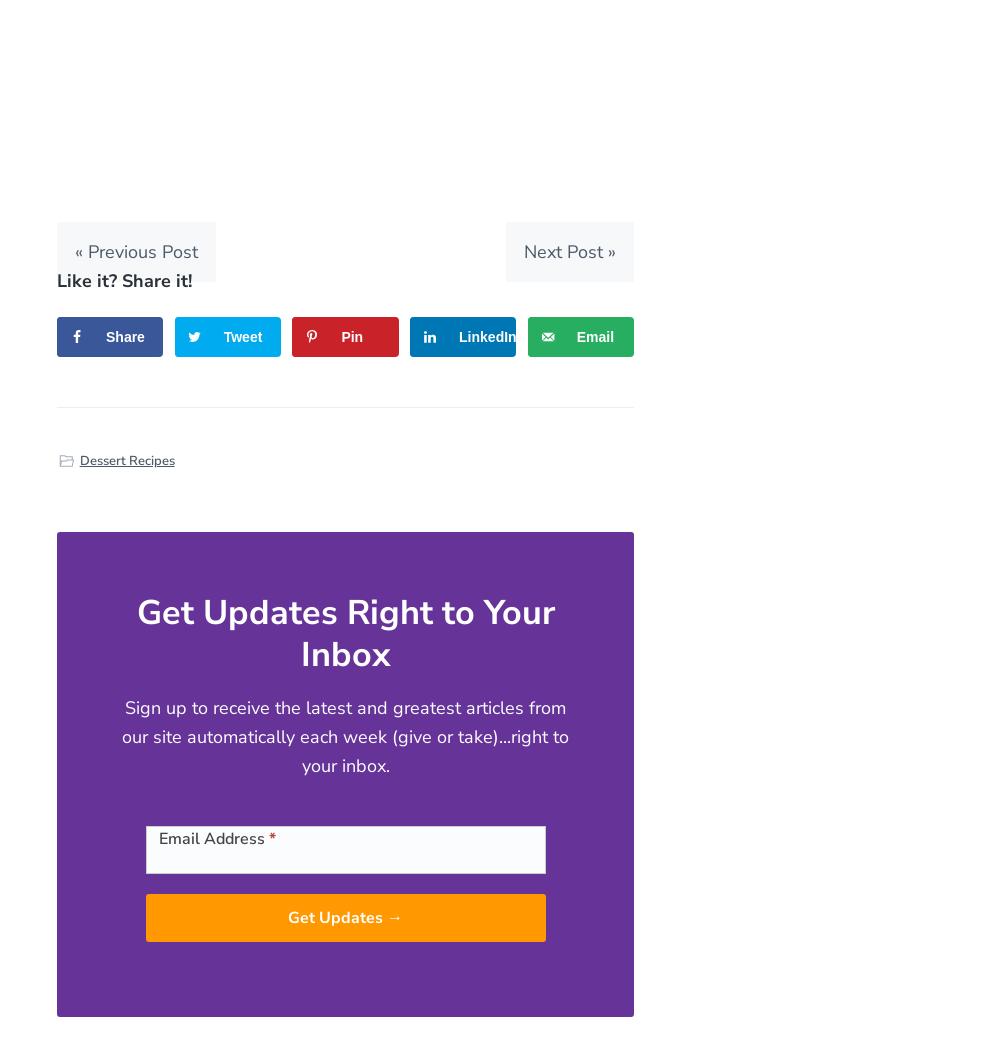  What do you see at coordinates (487, 335) in the screenshot?
I see `'LinkedIn'` at bounding box center [487, 335].